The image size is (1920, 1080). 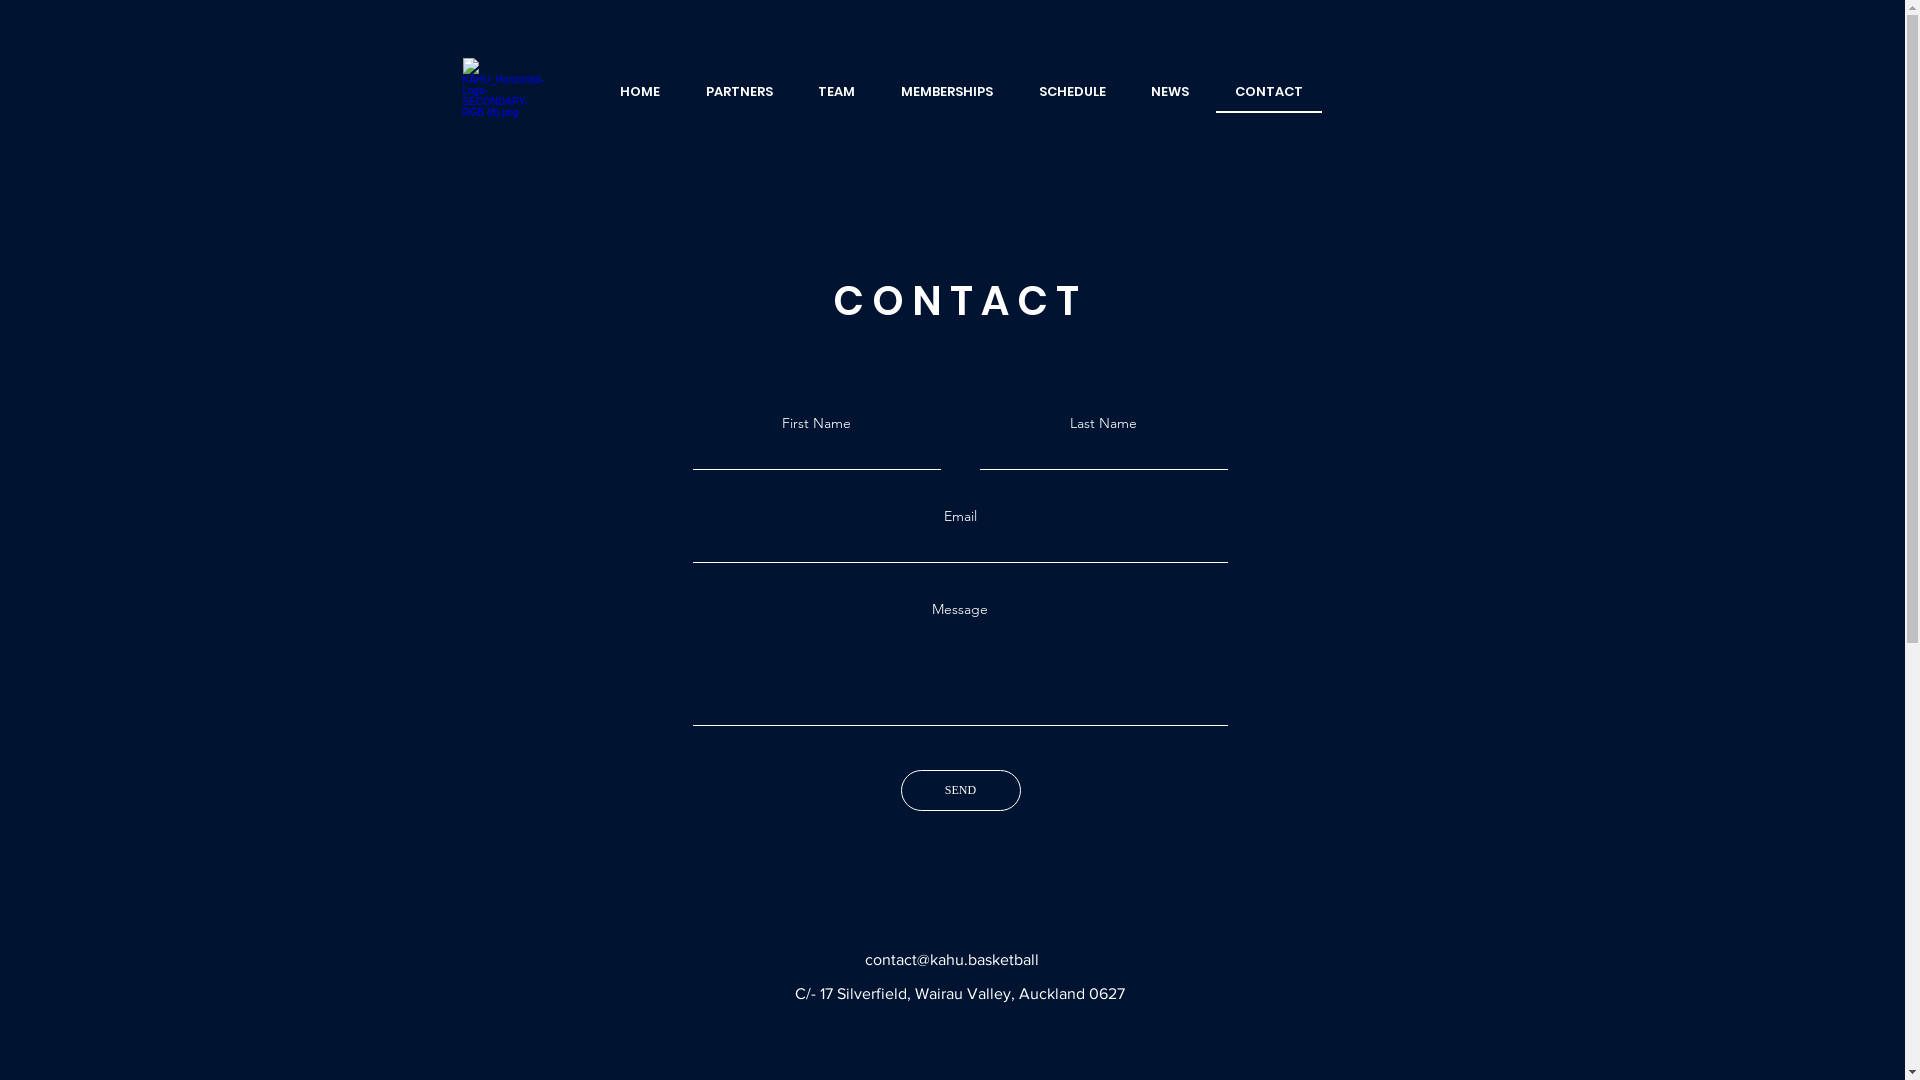 I want to click on 'SEND', so click(x=899, y=789).